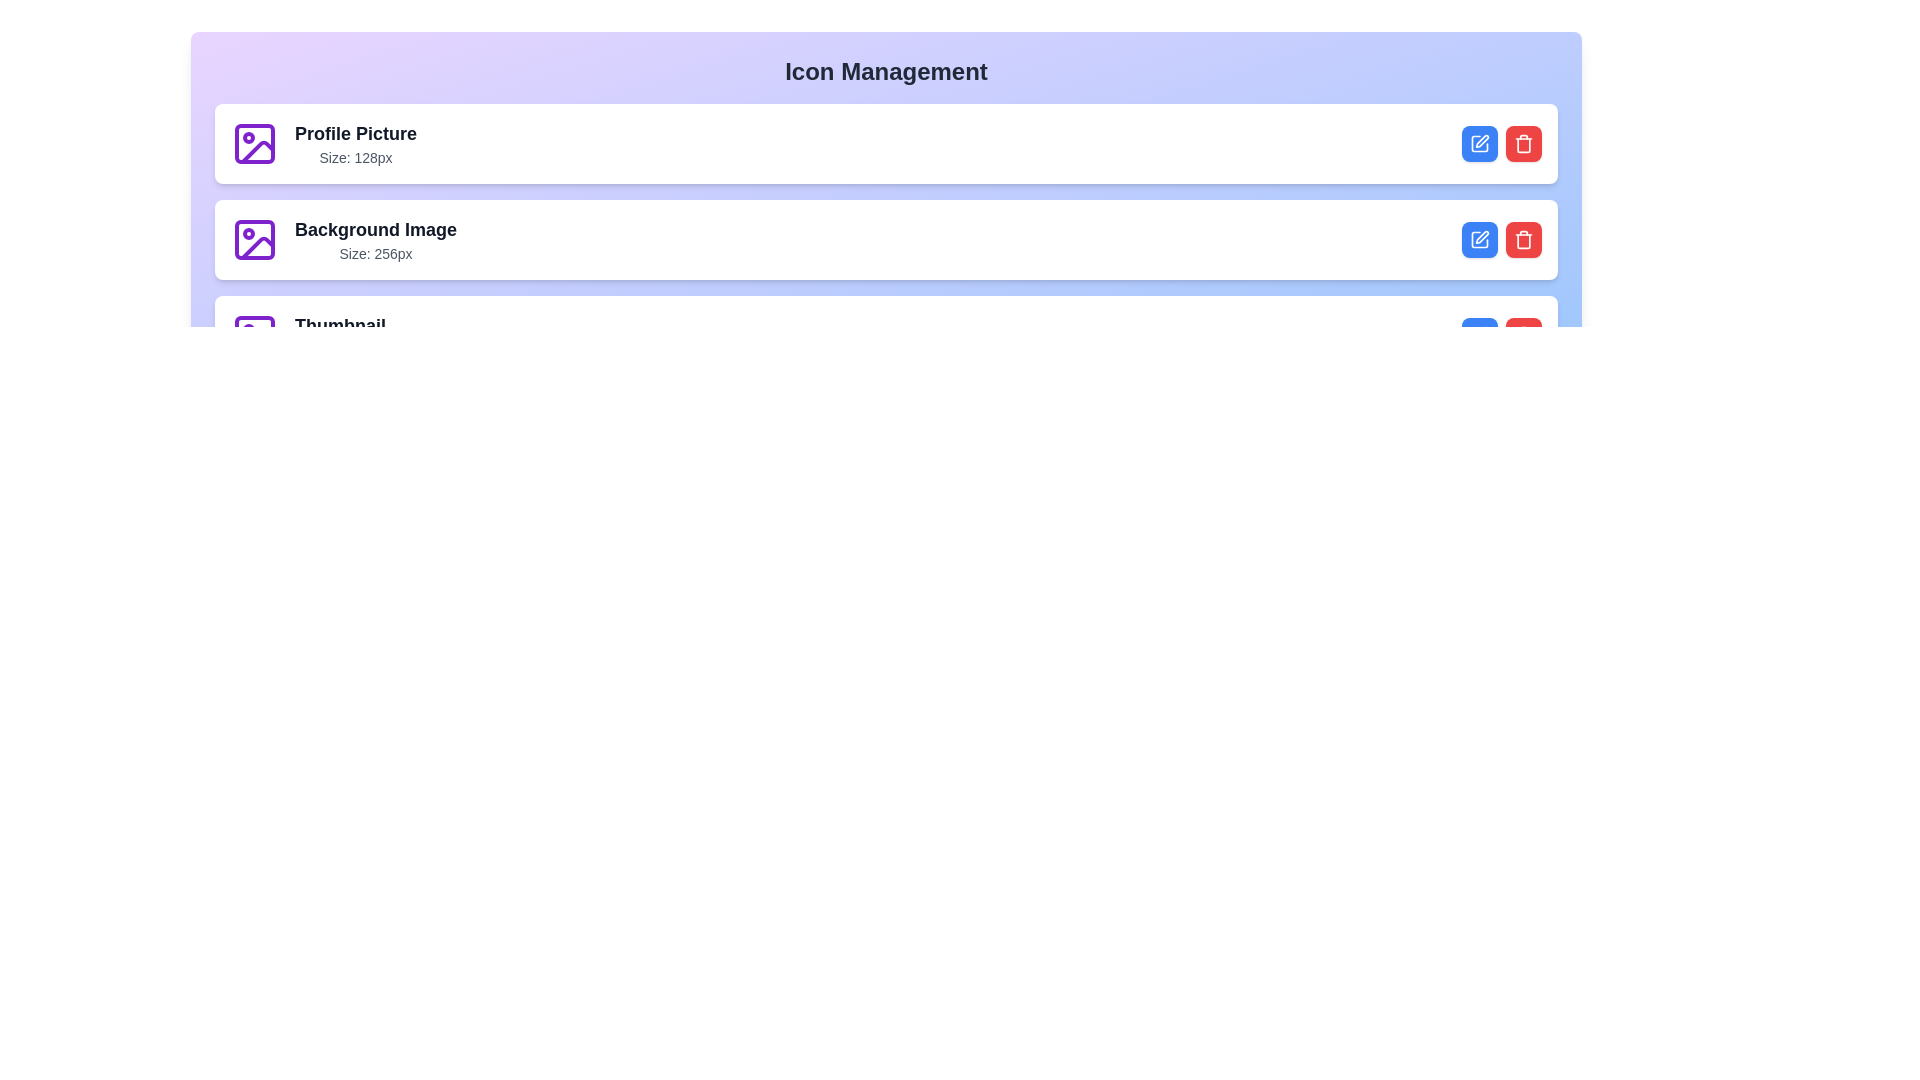 The width and height of the screenshot is (1920, 1080). I want to click on text element indicating the size measurement, styled in gray, located beneath the bolded title 'Profile Picture' in the 'Icon Management' section, so click(355, 157).